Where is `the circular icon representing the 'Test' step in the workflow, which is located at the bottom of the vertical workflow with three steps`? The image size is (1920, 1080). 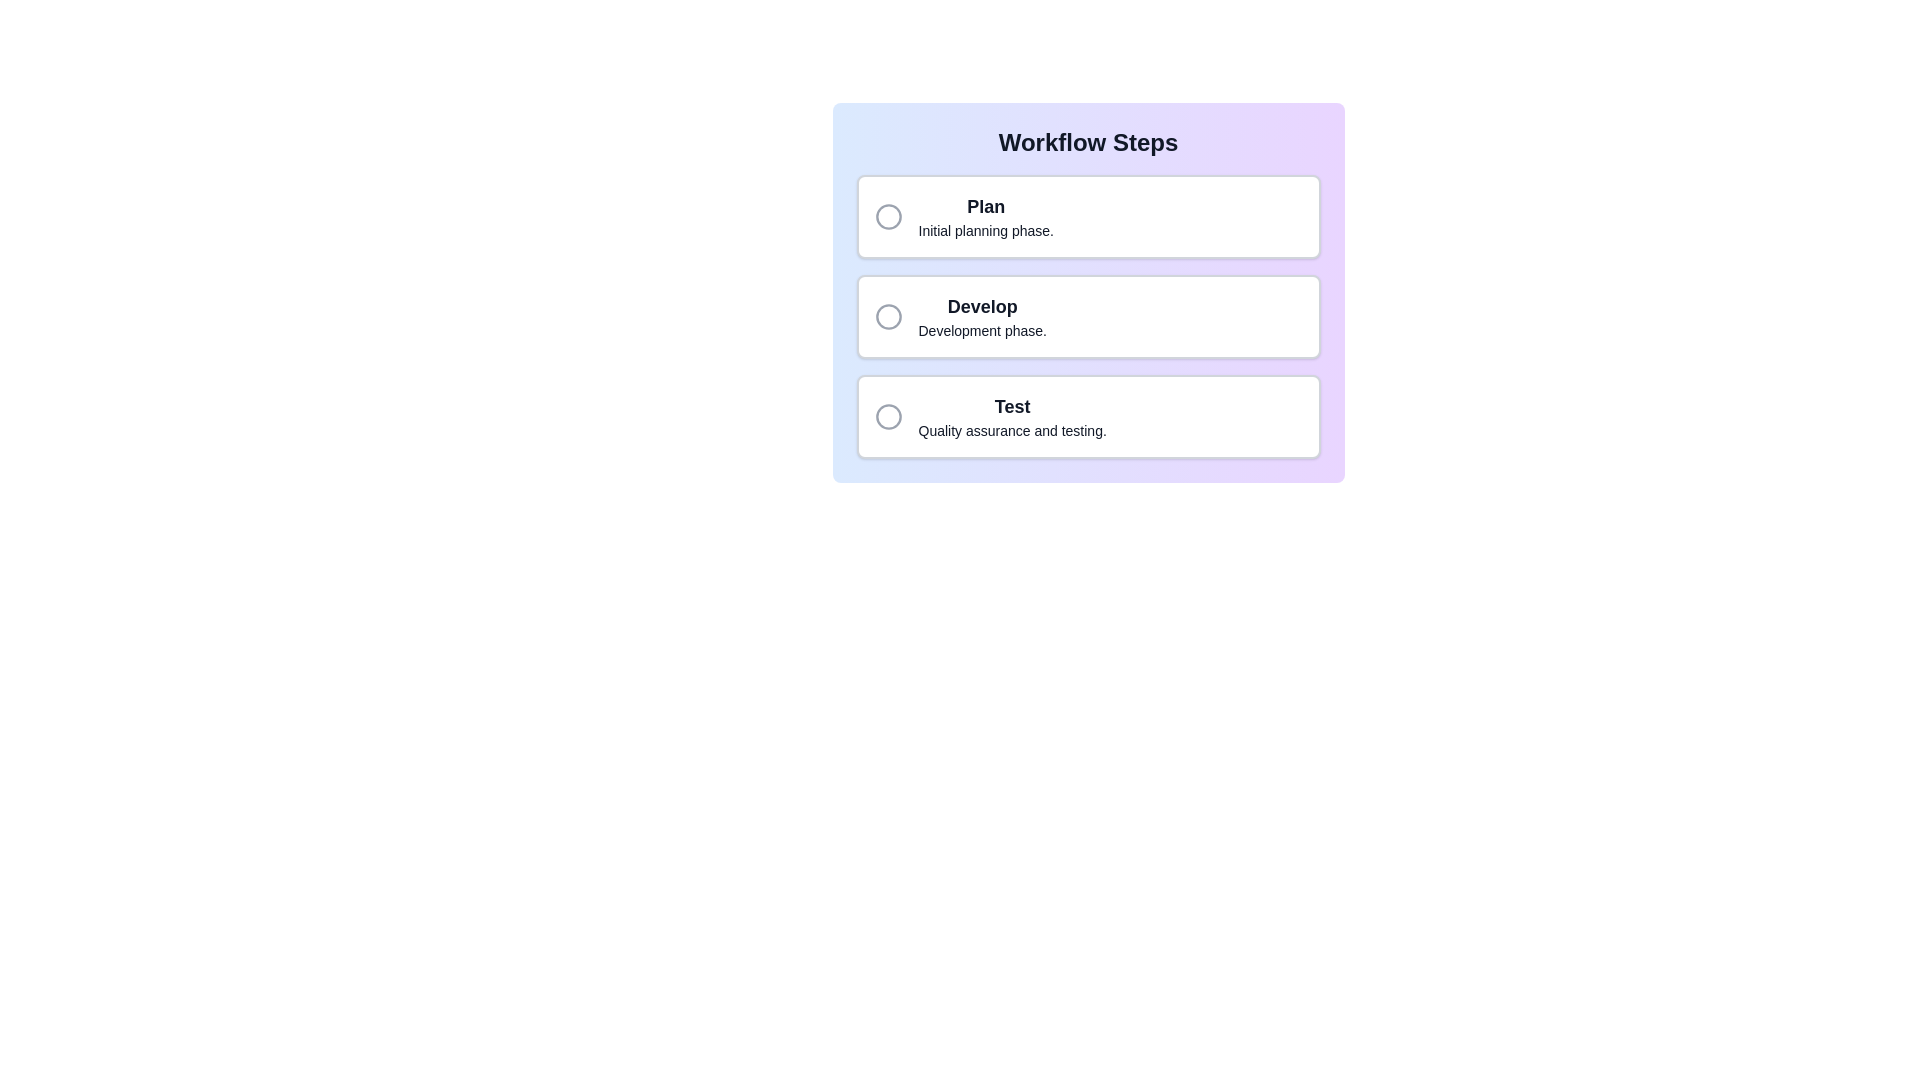
the circular icon representing the 'Test' step in the workflow, which is located at the bottom of the vertical workflow with three steps is located at coordinates (887, 415).